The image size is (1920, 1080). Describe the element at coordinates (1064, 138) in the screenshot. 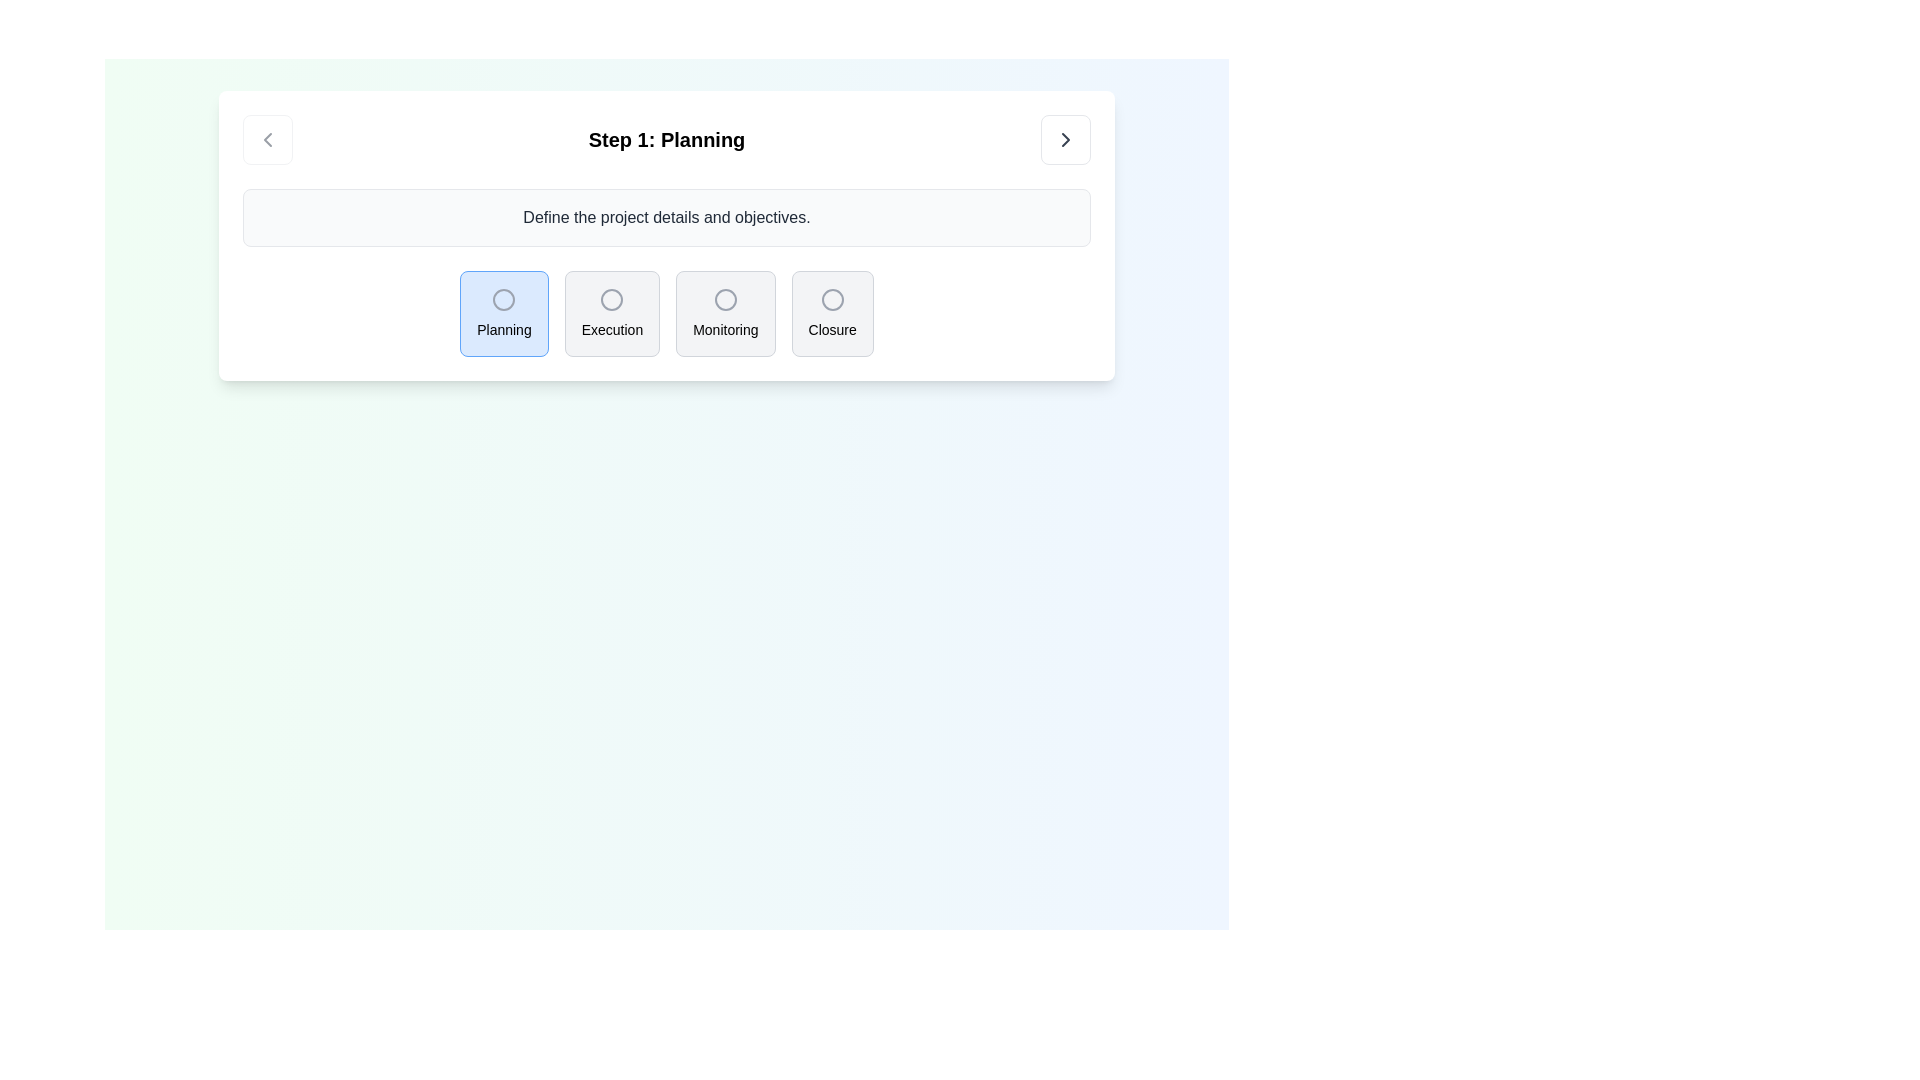

I see `the rectangular button with a chevron-right icon located in the header section to the far right of 'Step 1: Planning' for hover effects` at that location.